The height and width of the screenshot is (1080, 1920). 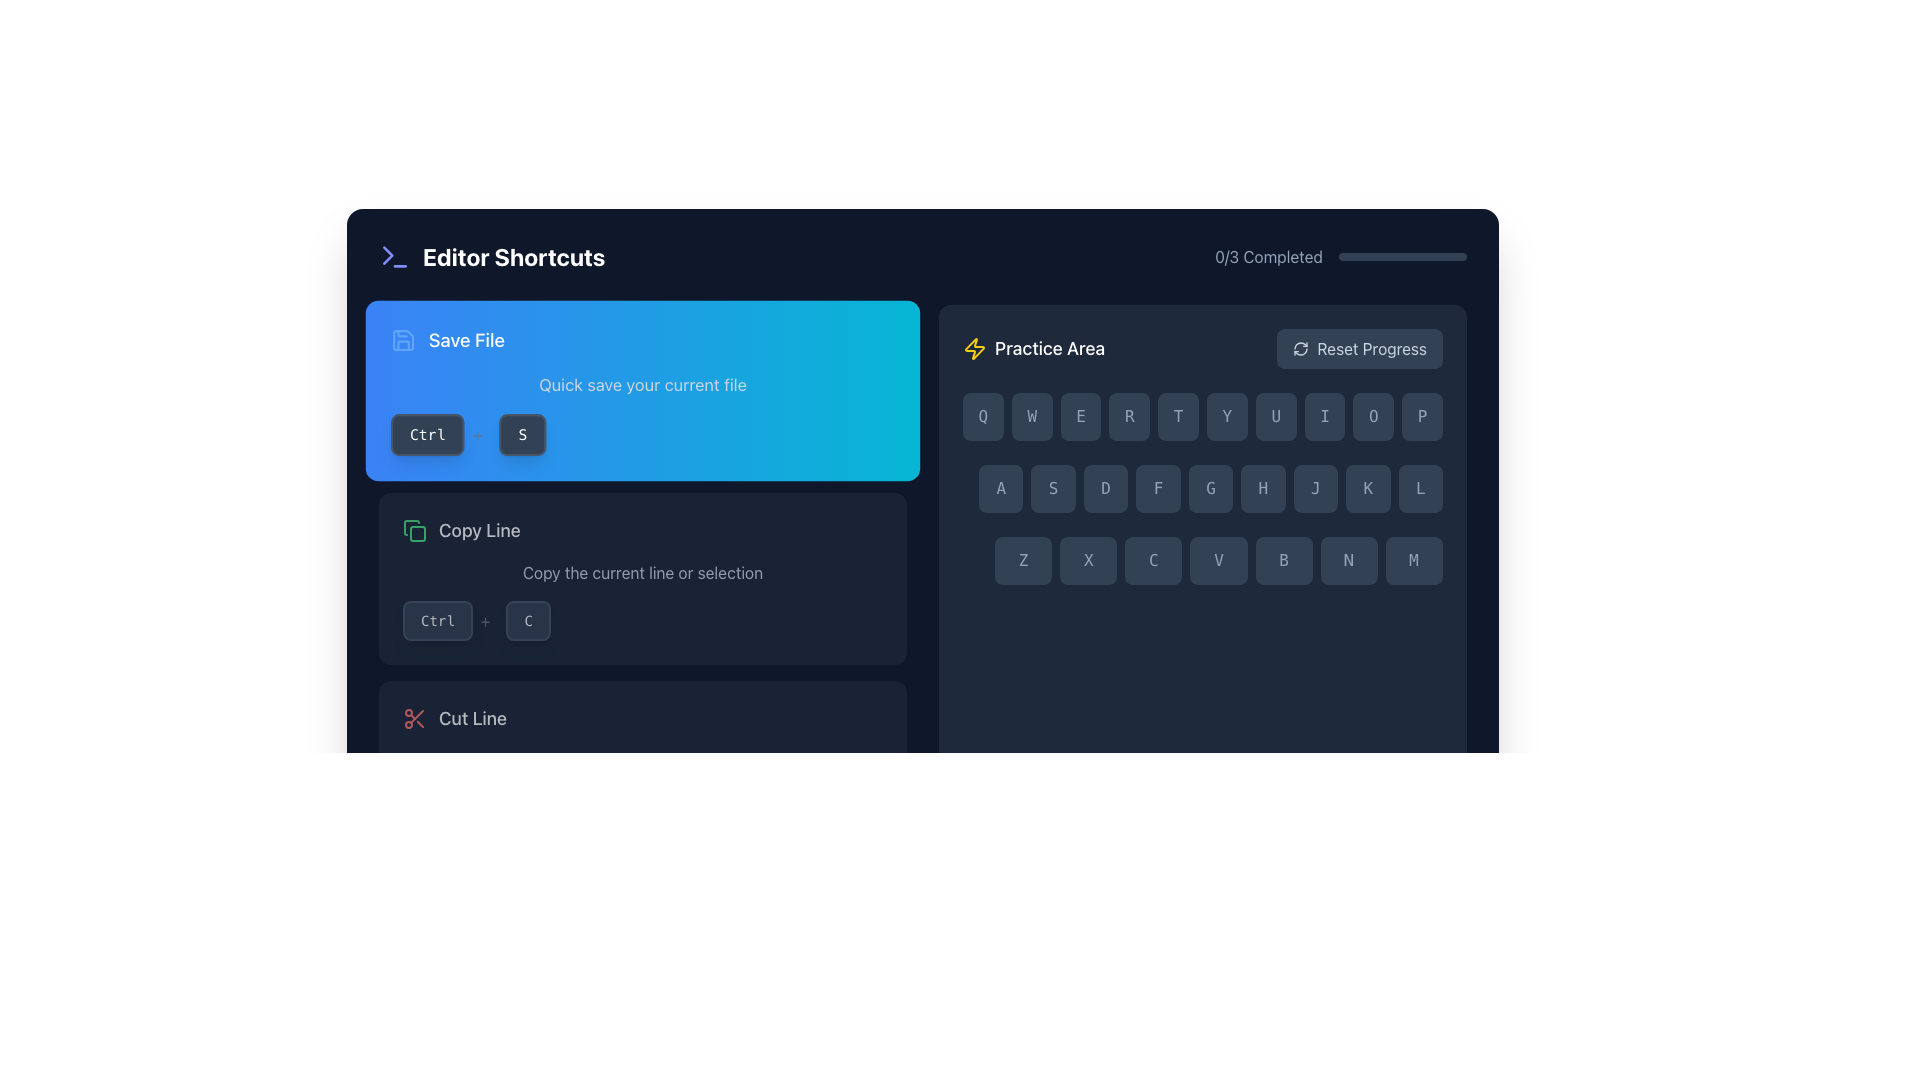 I want to click on the informational label with a green icon resembling overlapping documents and the text label 'Copy Line', located in the left panel under 'Save File' and above 'Cut Line', so click(x=460, y=530).